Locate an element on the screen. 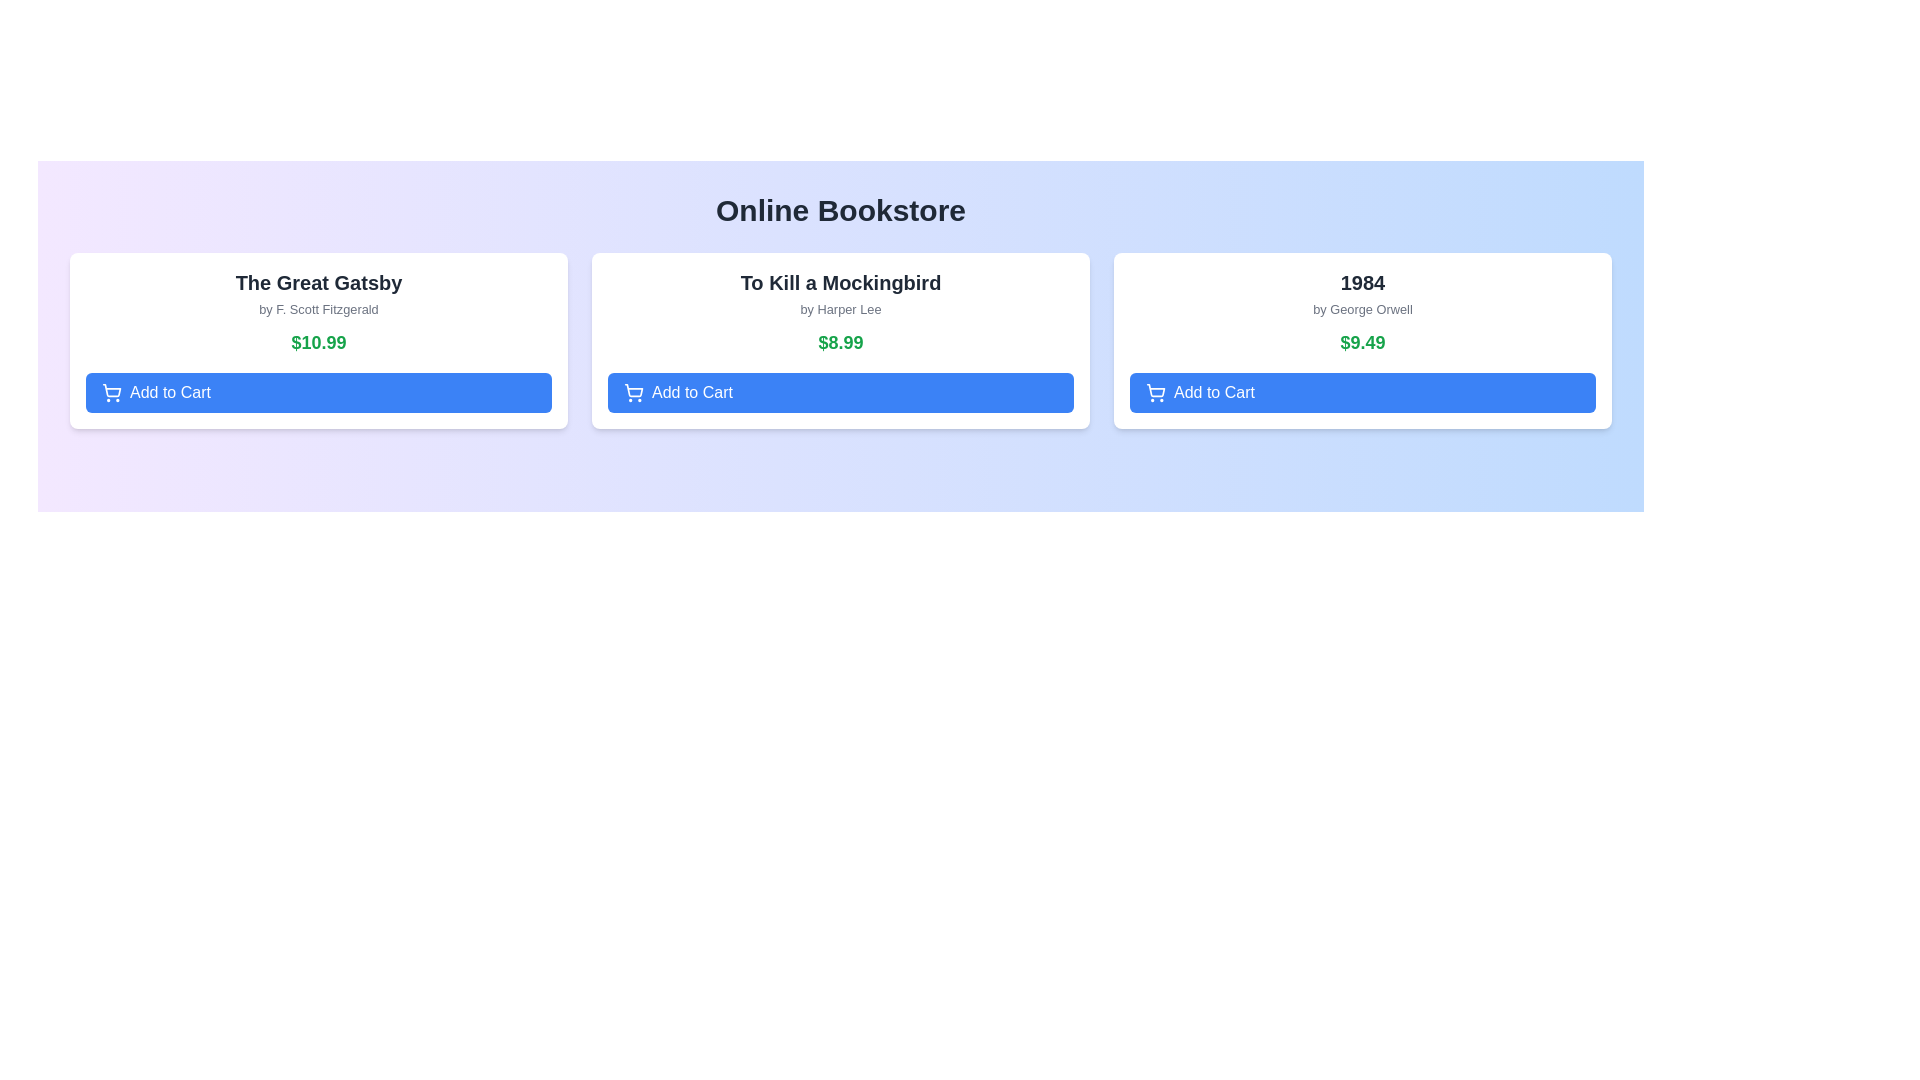  the text display element containing the title 'To Kill a Mockingbird' and the author 'by Harper Lee', which is located above the blue 'Add to Cart' button is located at coordinates (840, 312).